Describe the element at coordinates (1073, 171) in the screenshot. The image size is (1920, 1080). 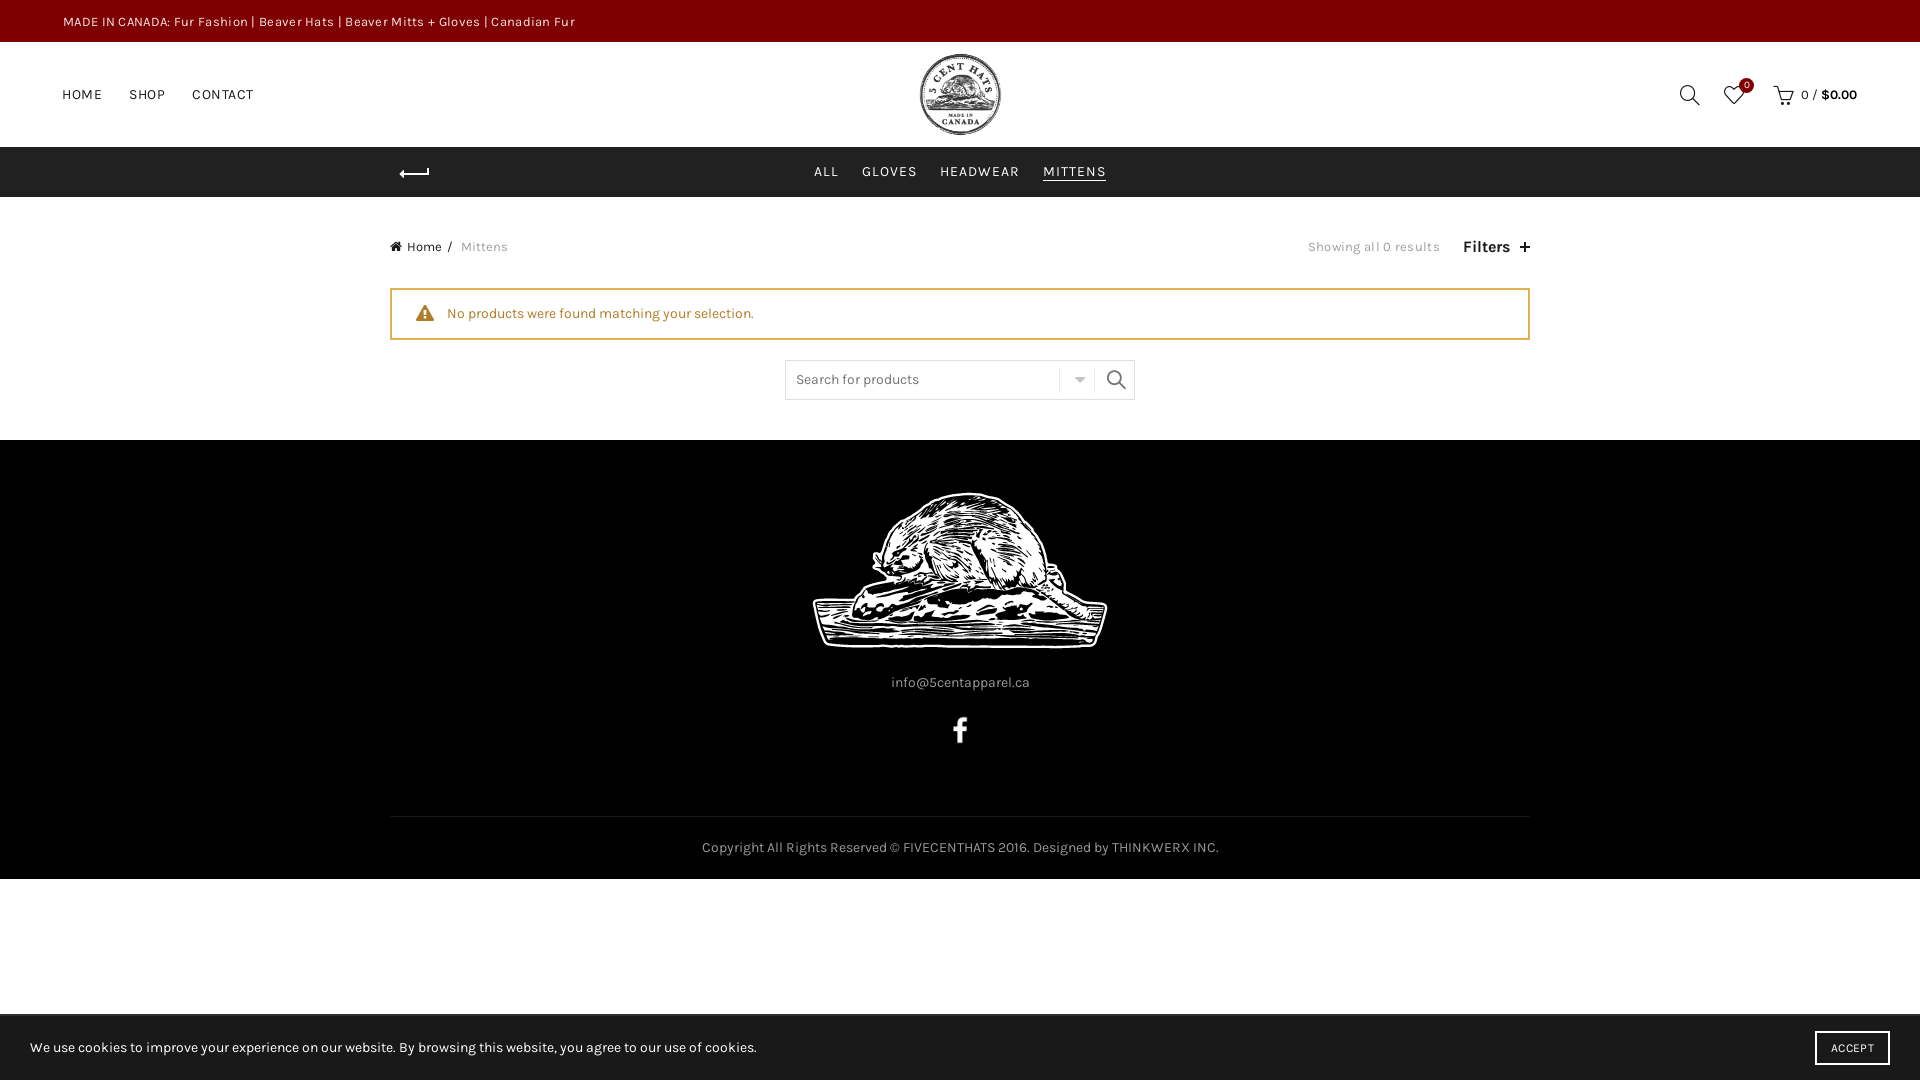
I see `'MITTENS'` at that location.